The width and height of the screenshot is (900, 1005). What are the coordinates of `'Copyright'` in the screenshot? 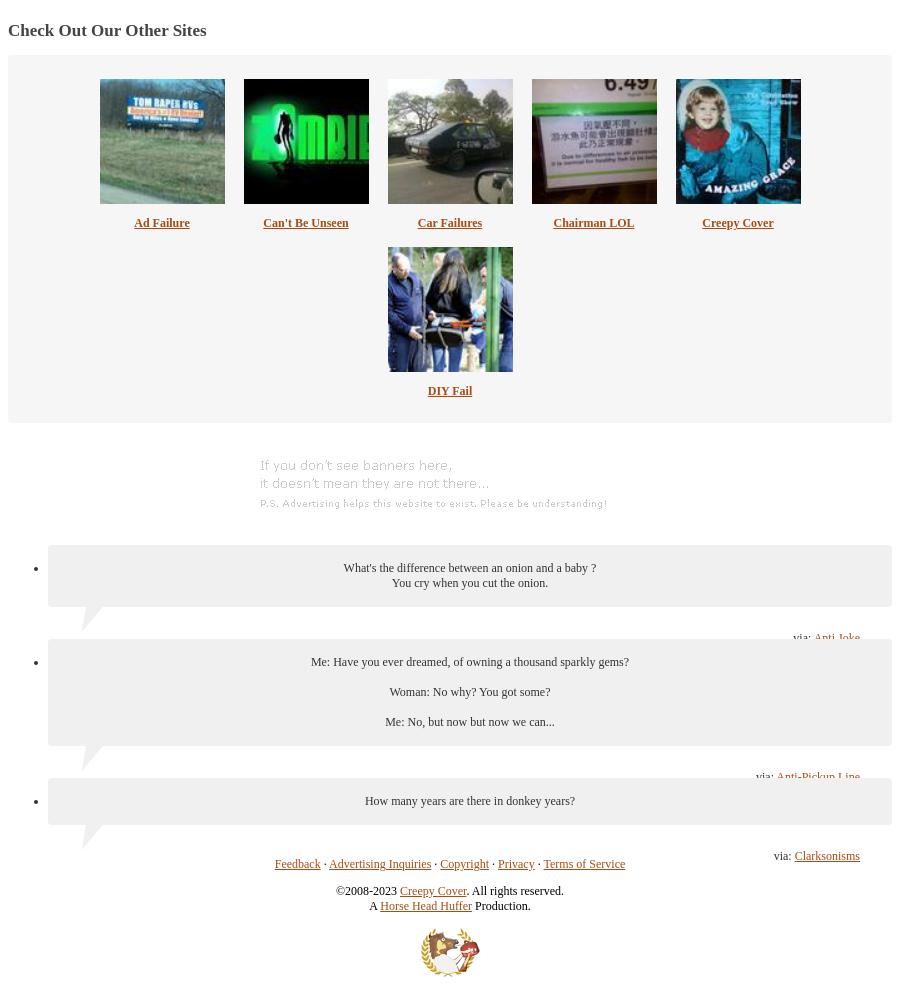 It's located at (463, 861).